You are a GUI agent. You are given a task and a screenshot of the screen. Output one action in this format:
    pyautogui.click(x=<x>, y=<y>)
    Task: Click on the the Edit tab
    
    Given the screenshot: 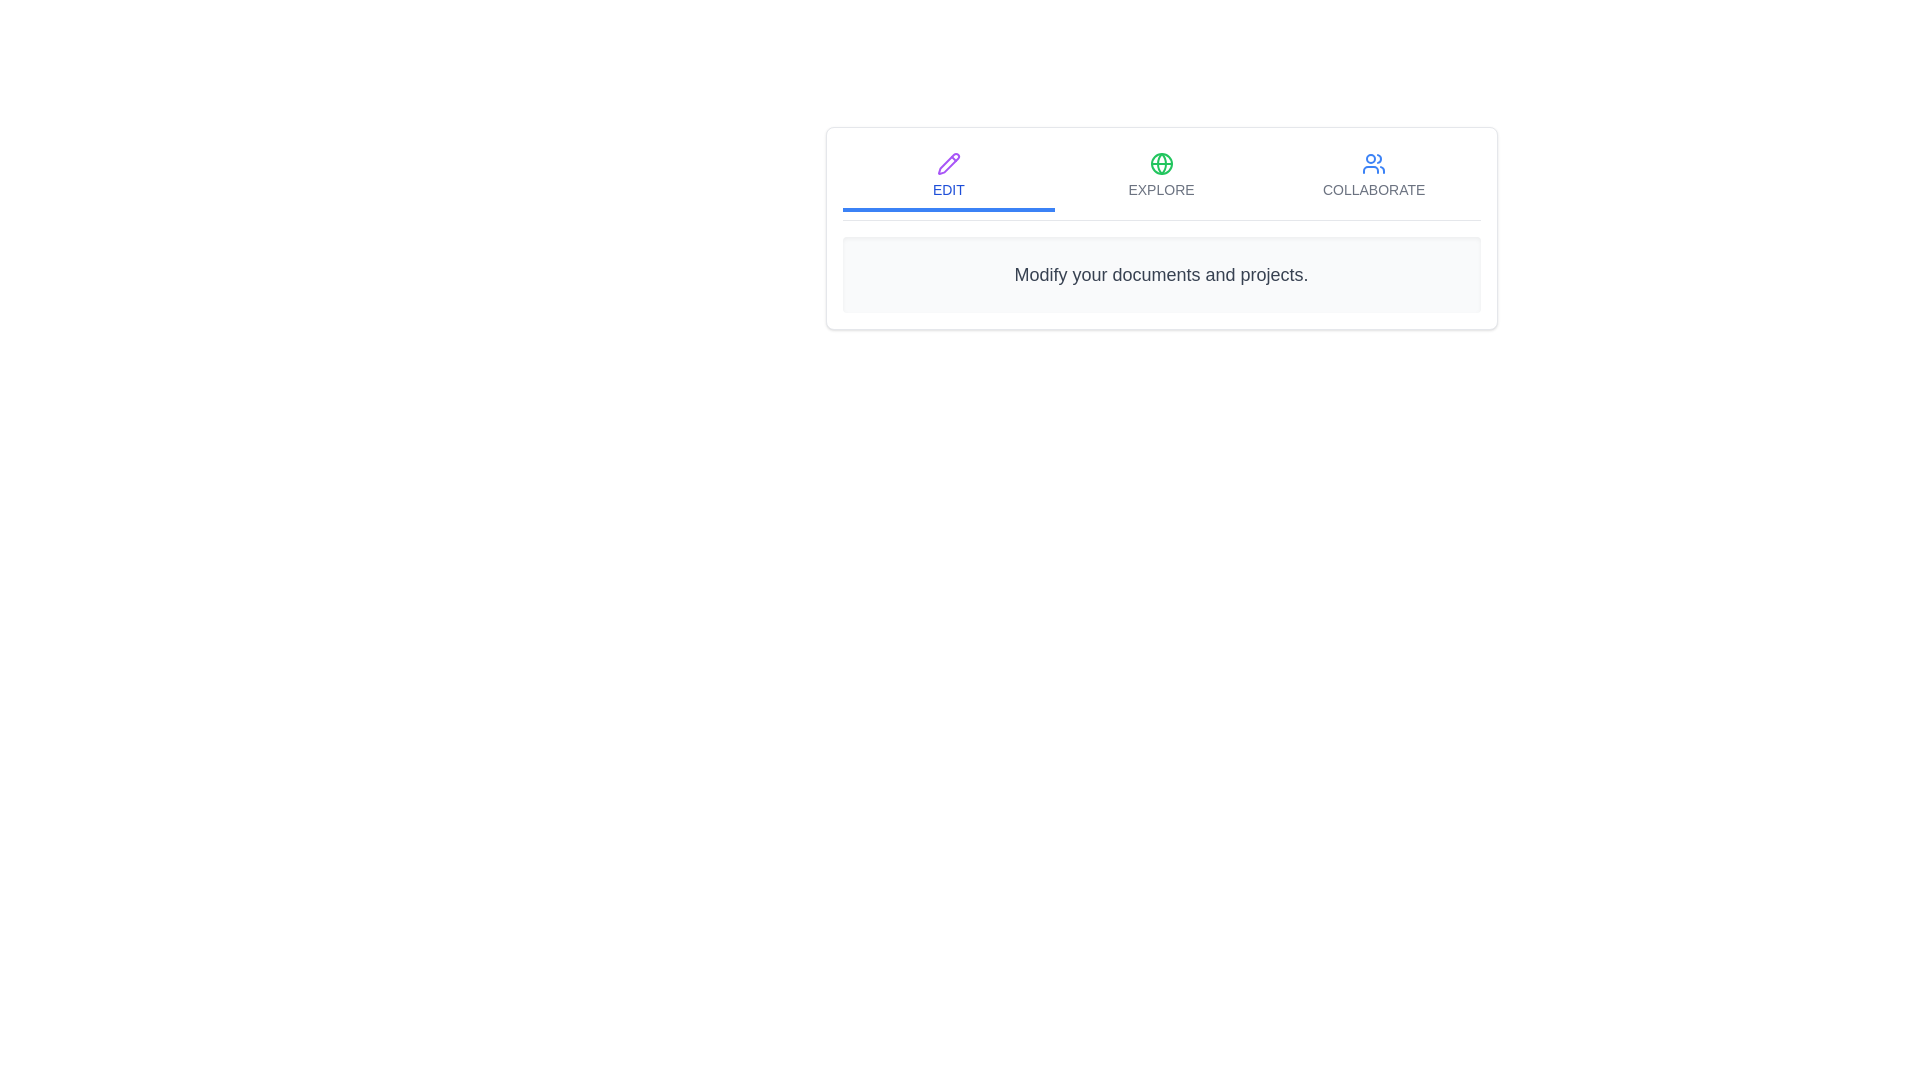 What is the action you would take?
    pyautogui.click(x=947, y=176)
    